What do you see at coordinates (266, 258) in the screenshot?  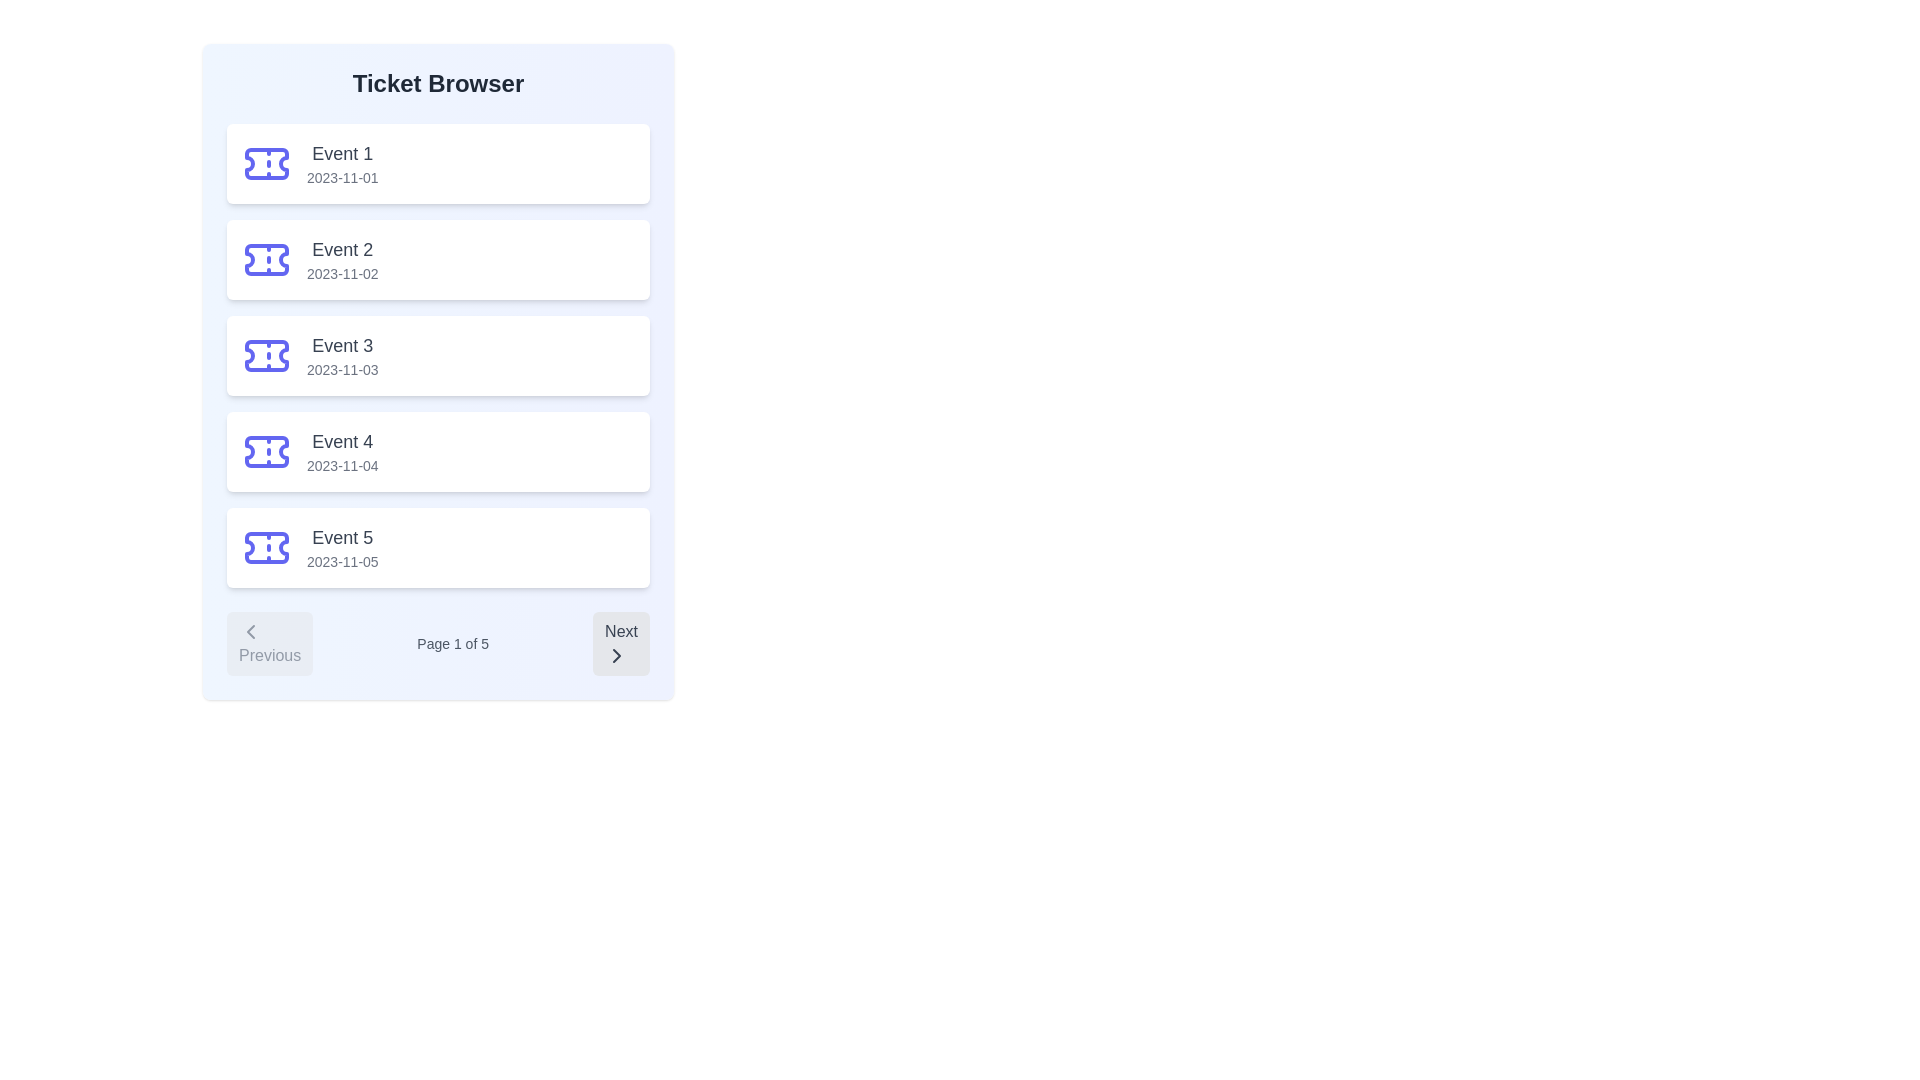 I see `the icon representing the second event in the vertical list, located to the left of the text 'Event 2' and '2023-11-02'` at bounding box center [266, 258].